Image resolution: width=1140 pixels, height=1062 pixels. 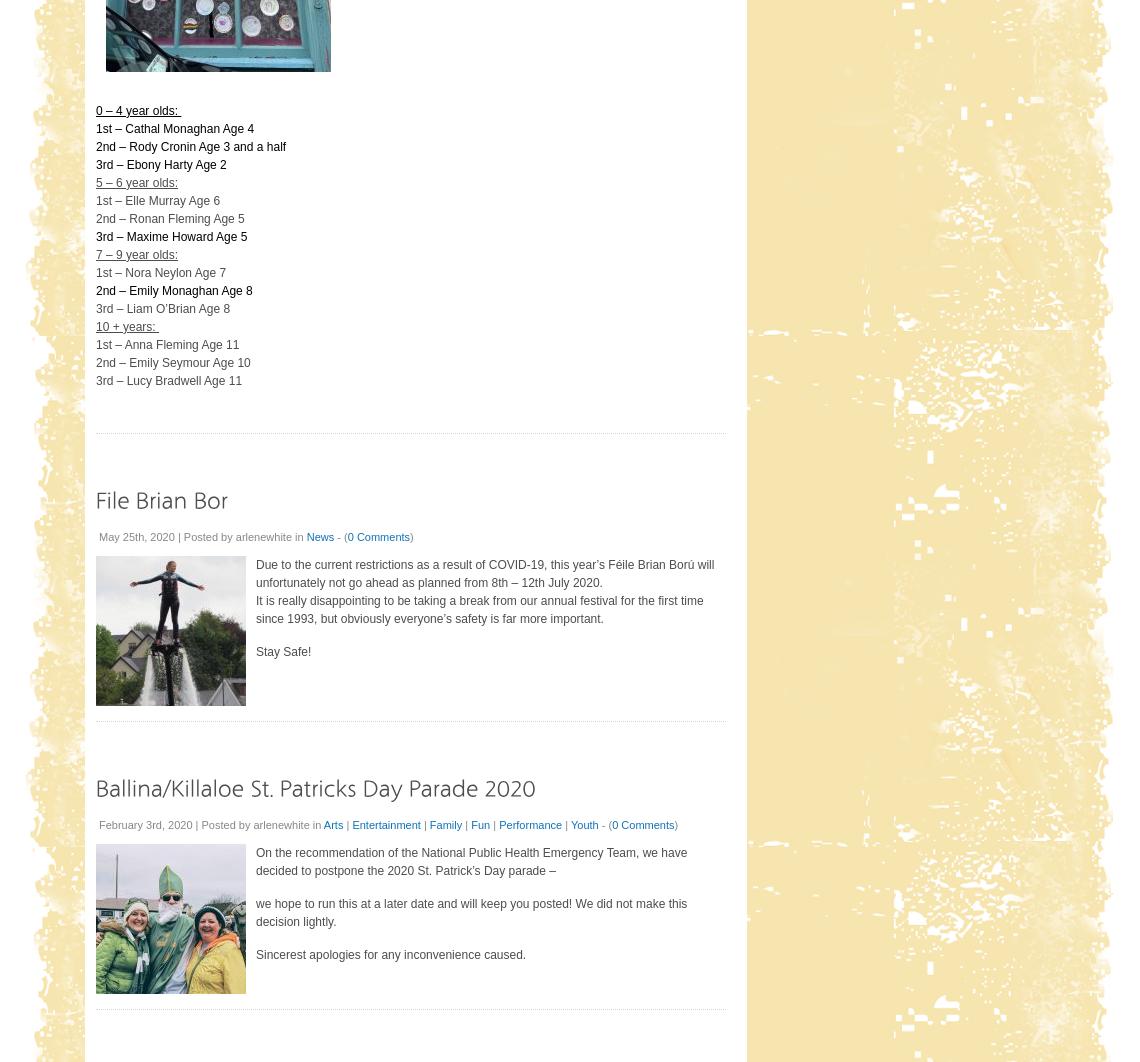 I want to click on 'Youth', so click(x=584, y=823).